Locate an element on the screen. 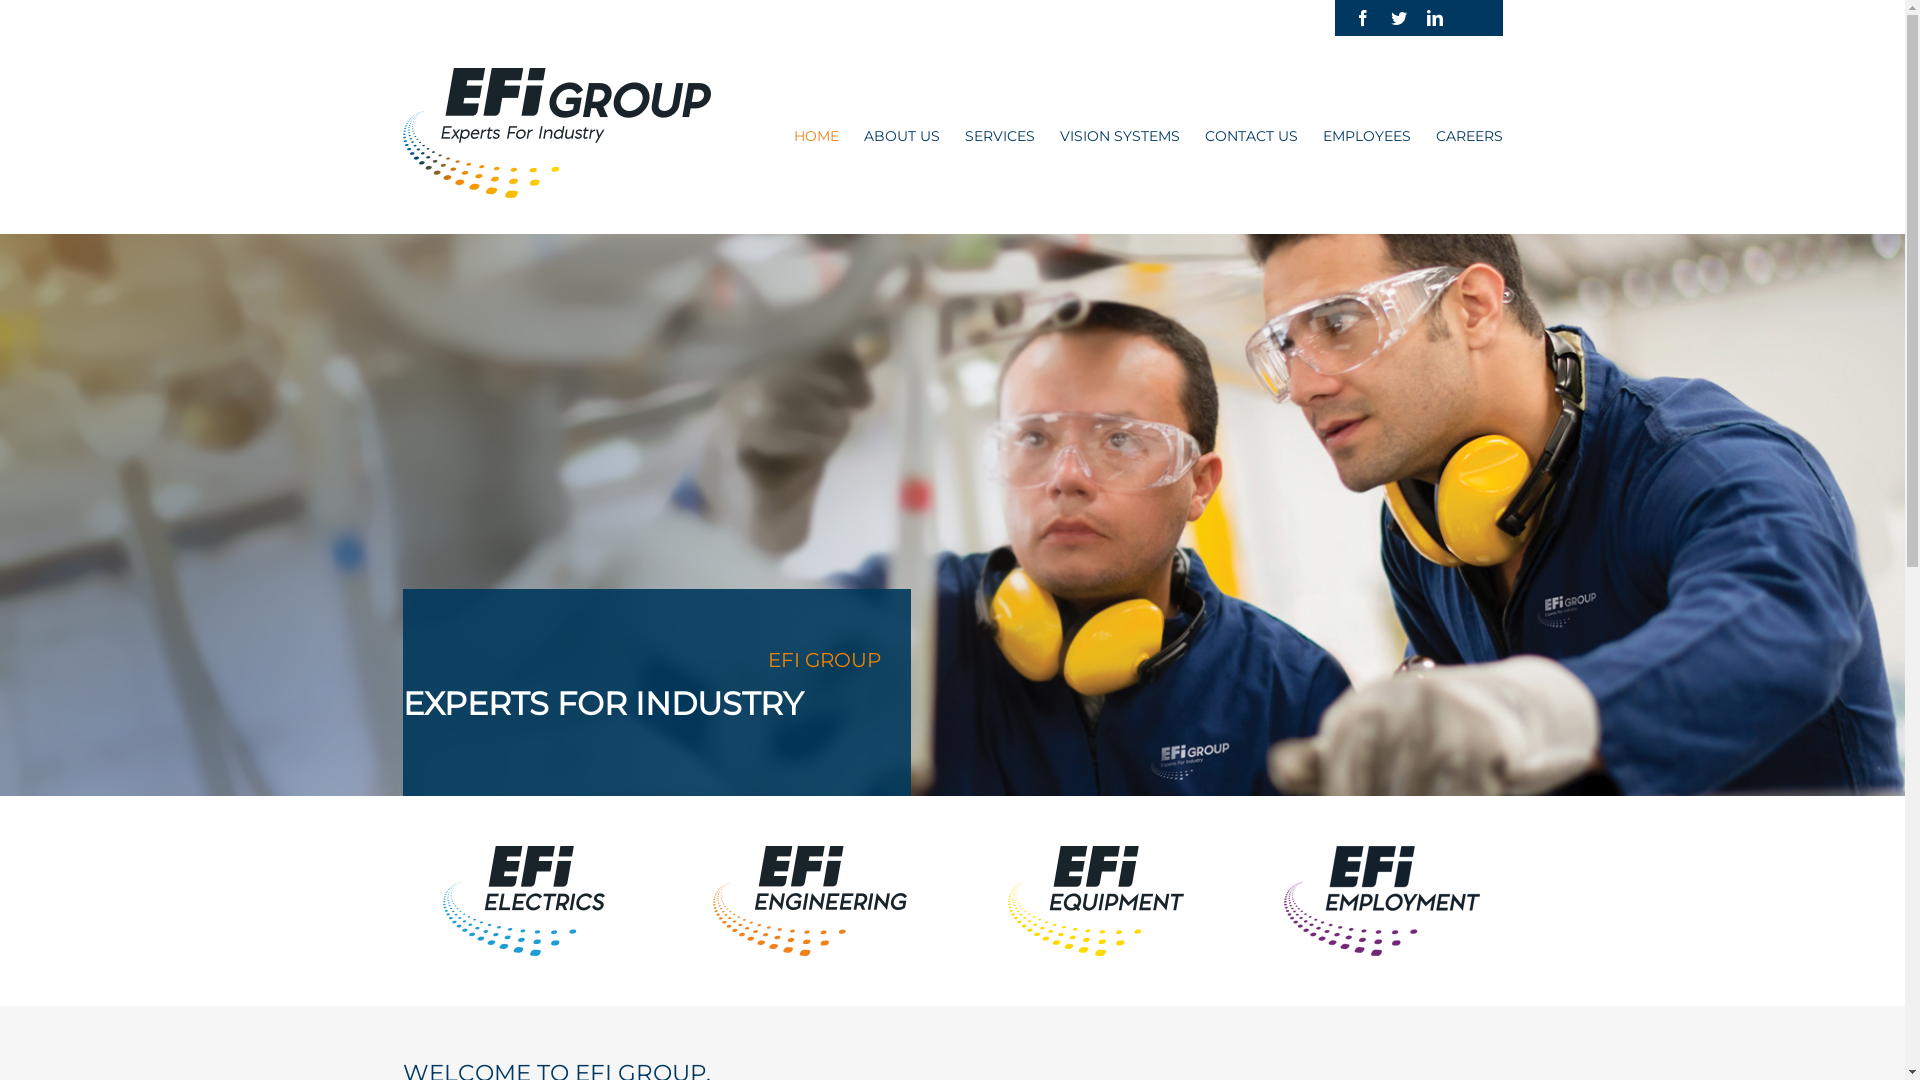  'Facebook' is located at coordinates (1353, 18).